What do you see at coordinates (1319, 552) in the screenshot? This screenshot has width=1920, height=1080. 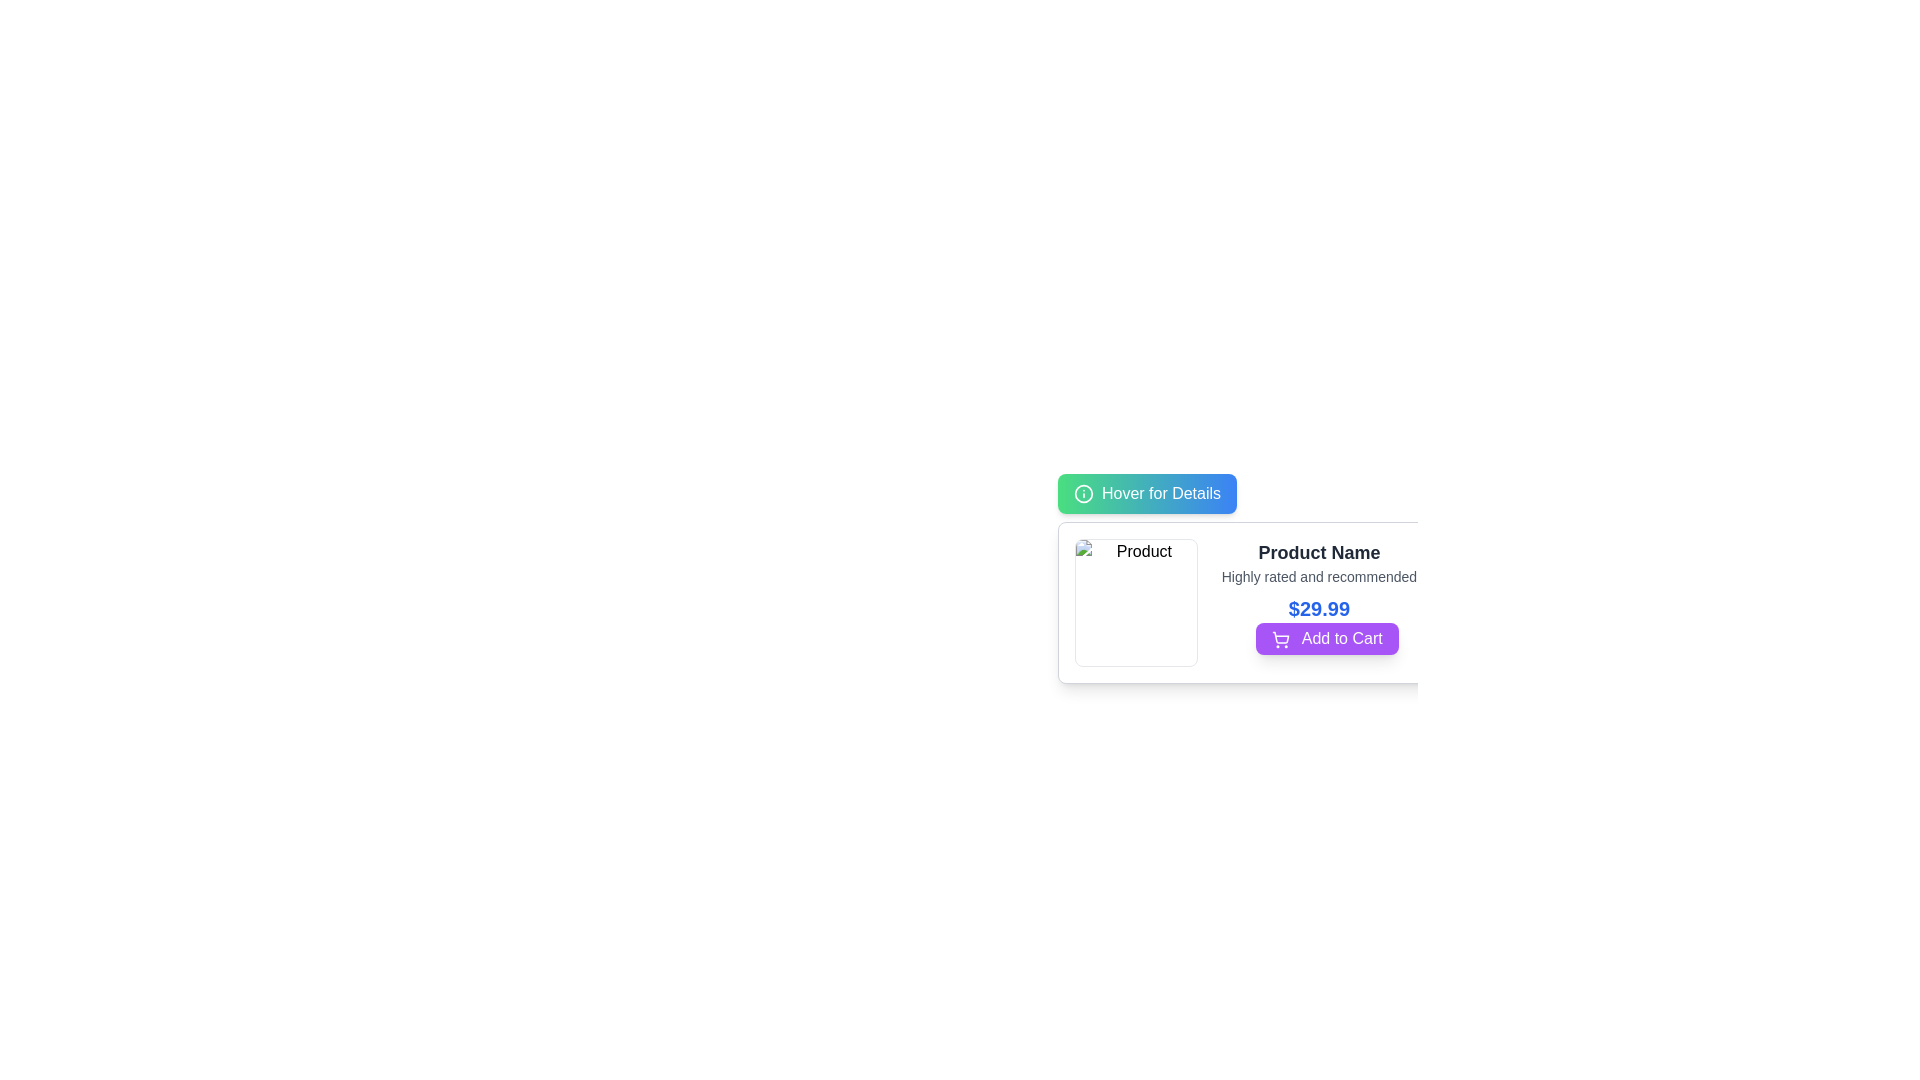 I see `the text element styled with a bold font displaying 'Product Name', located in the upper section of the product card` at bounding box center [1319, 552].